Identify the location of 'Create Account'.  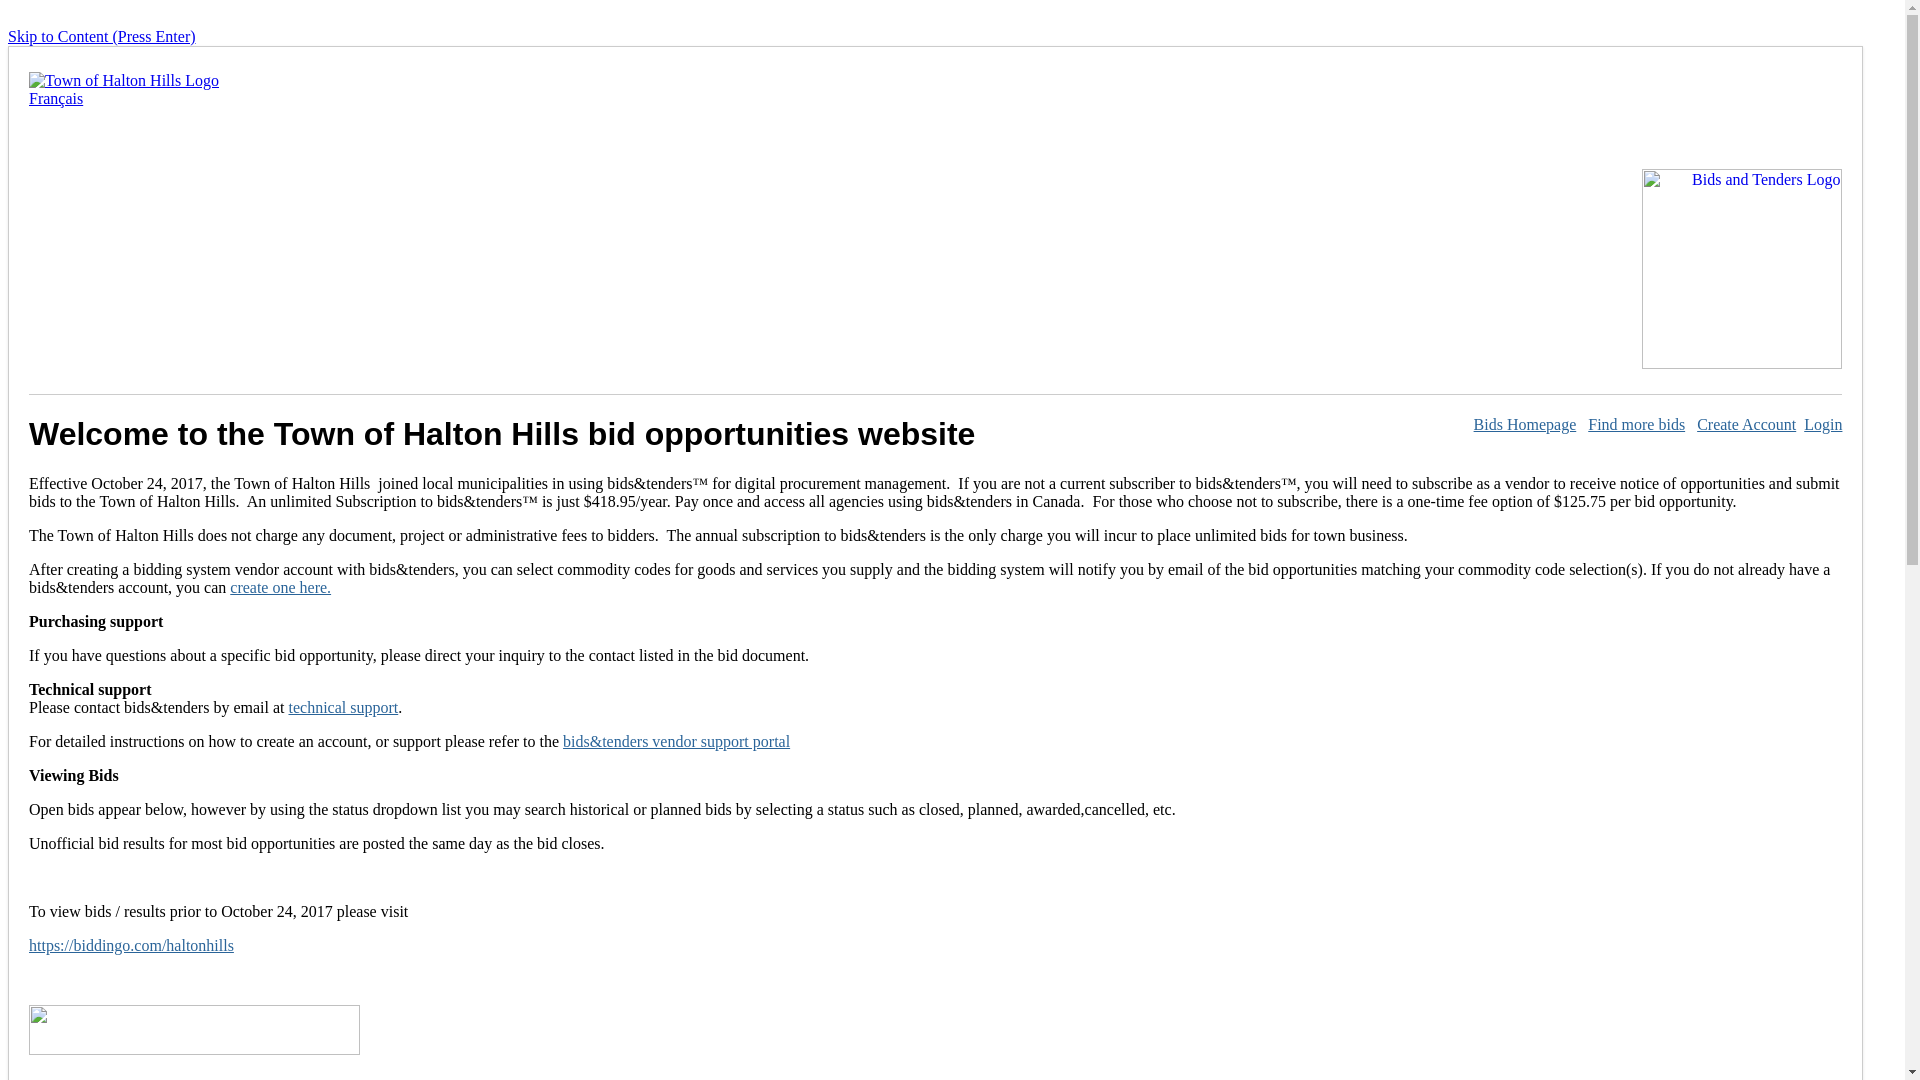
(1745, 423).